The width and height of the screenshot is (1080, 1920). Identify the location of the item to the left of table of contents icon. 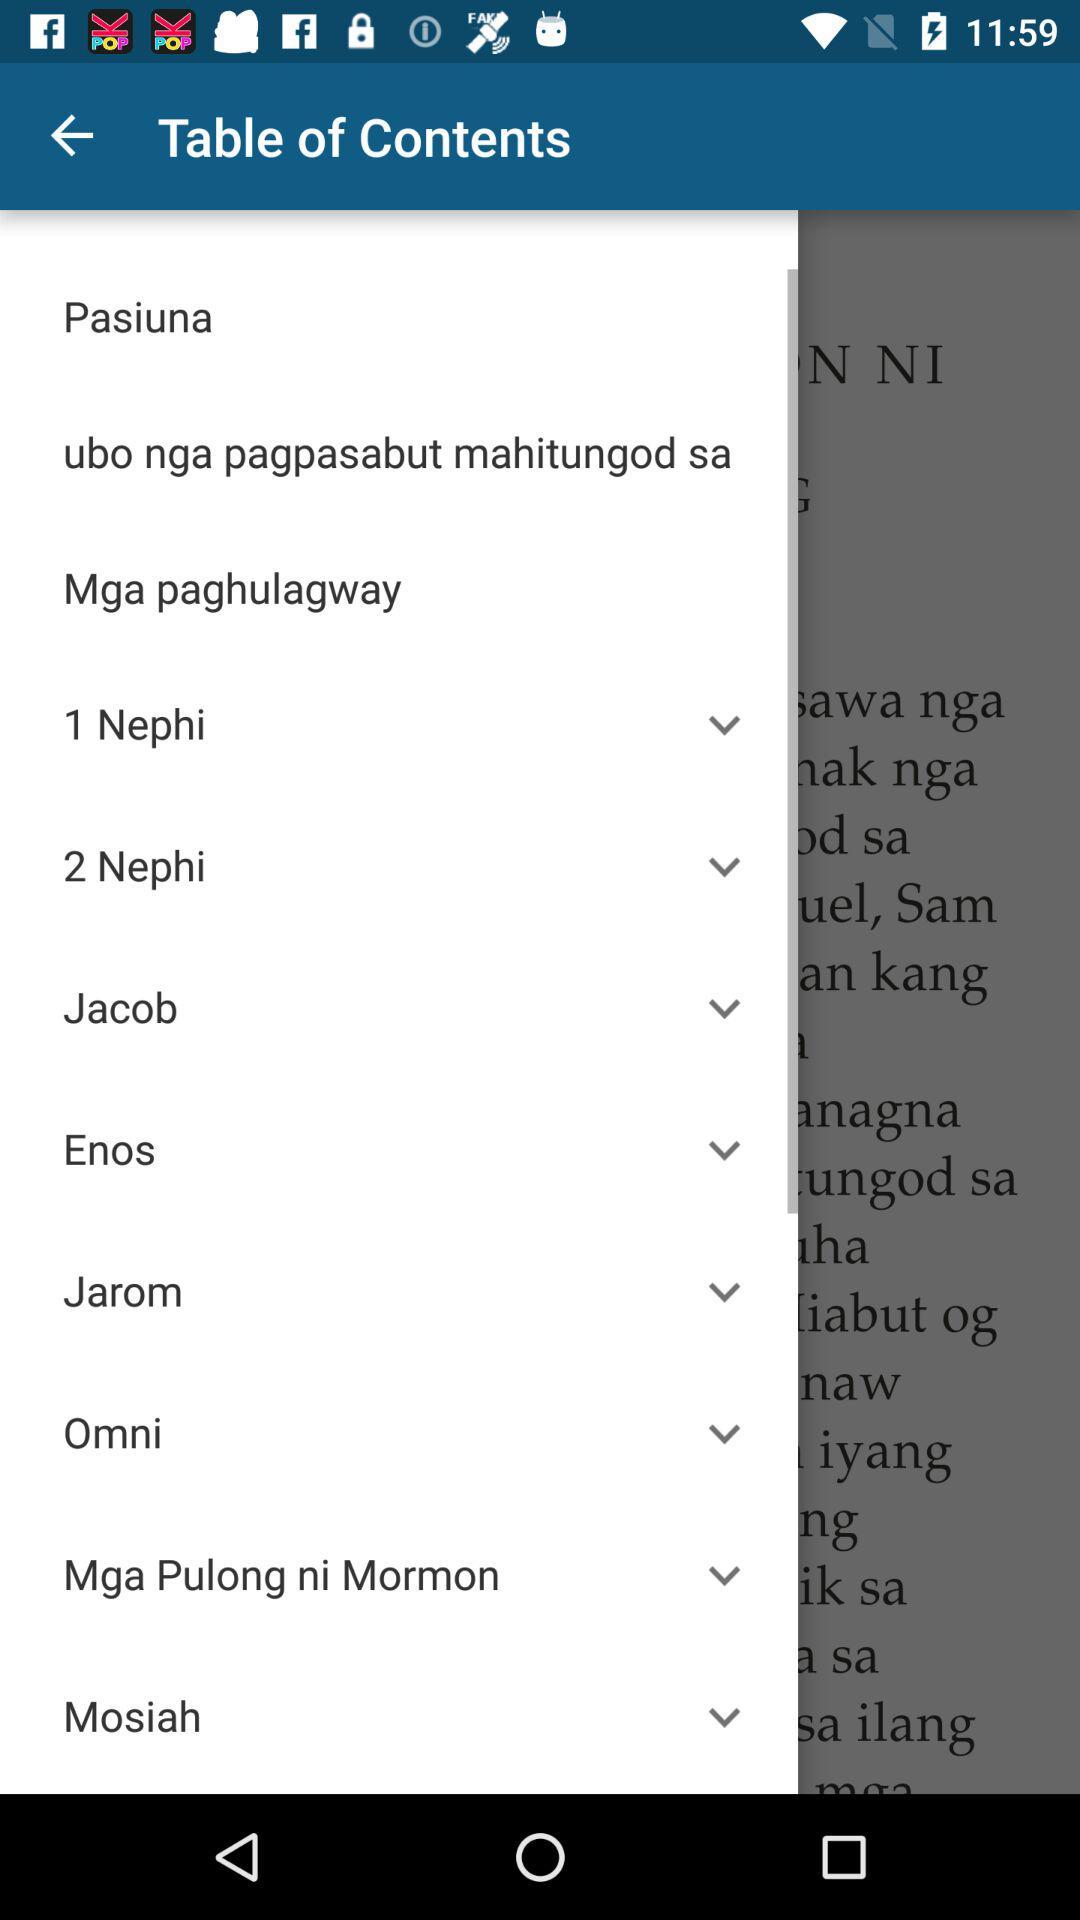
(72, 135).